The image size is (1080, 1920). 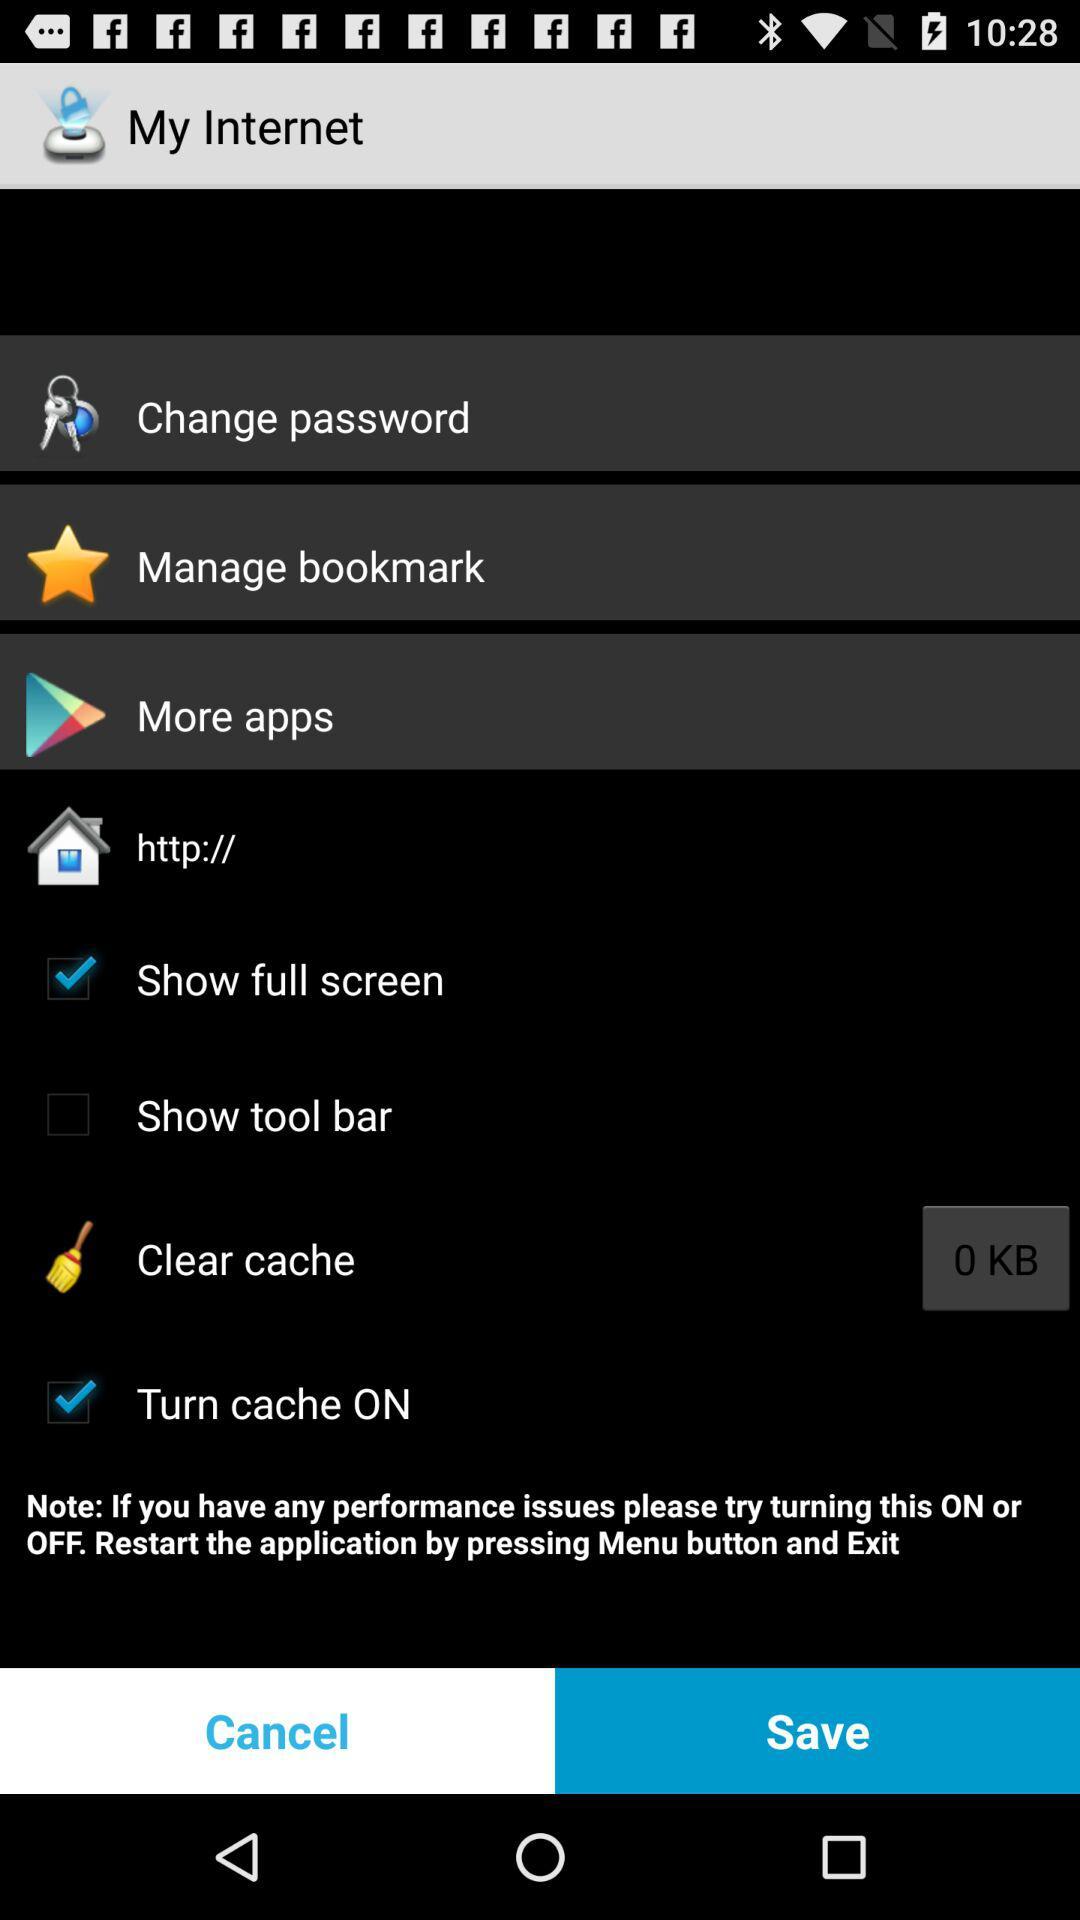 What do you see at coordinates (67, 978) in the screenshot?
I see `full screen toggle` at bounding box center [67, 978].